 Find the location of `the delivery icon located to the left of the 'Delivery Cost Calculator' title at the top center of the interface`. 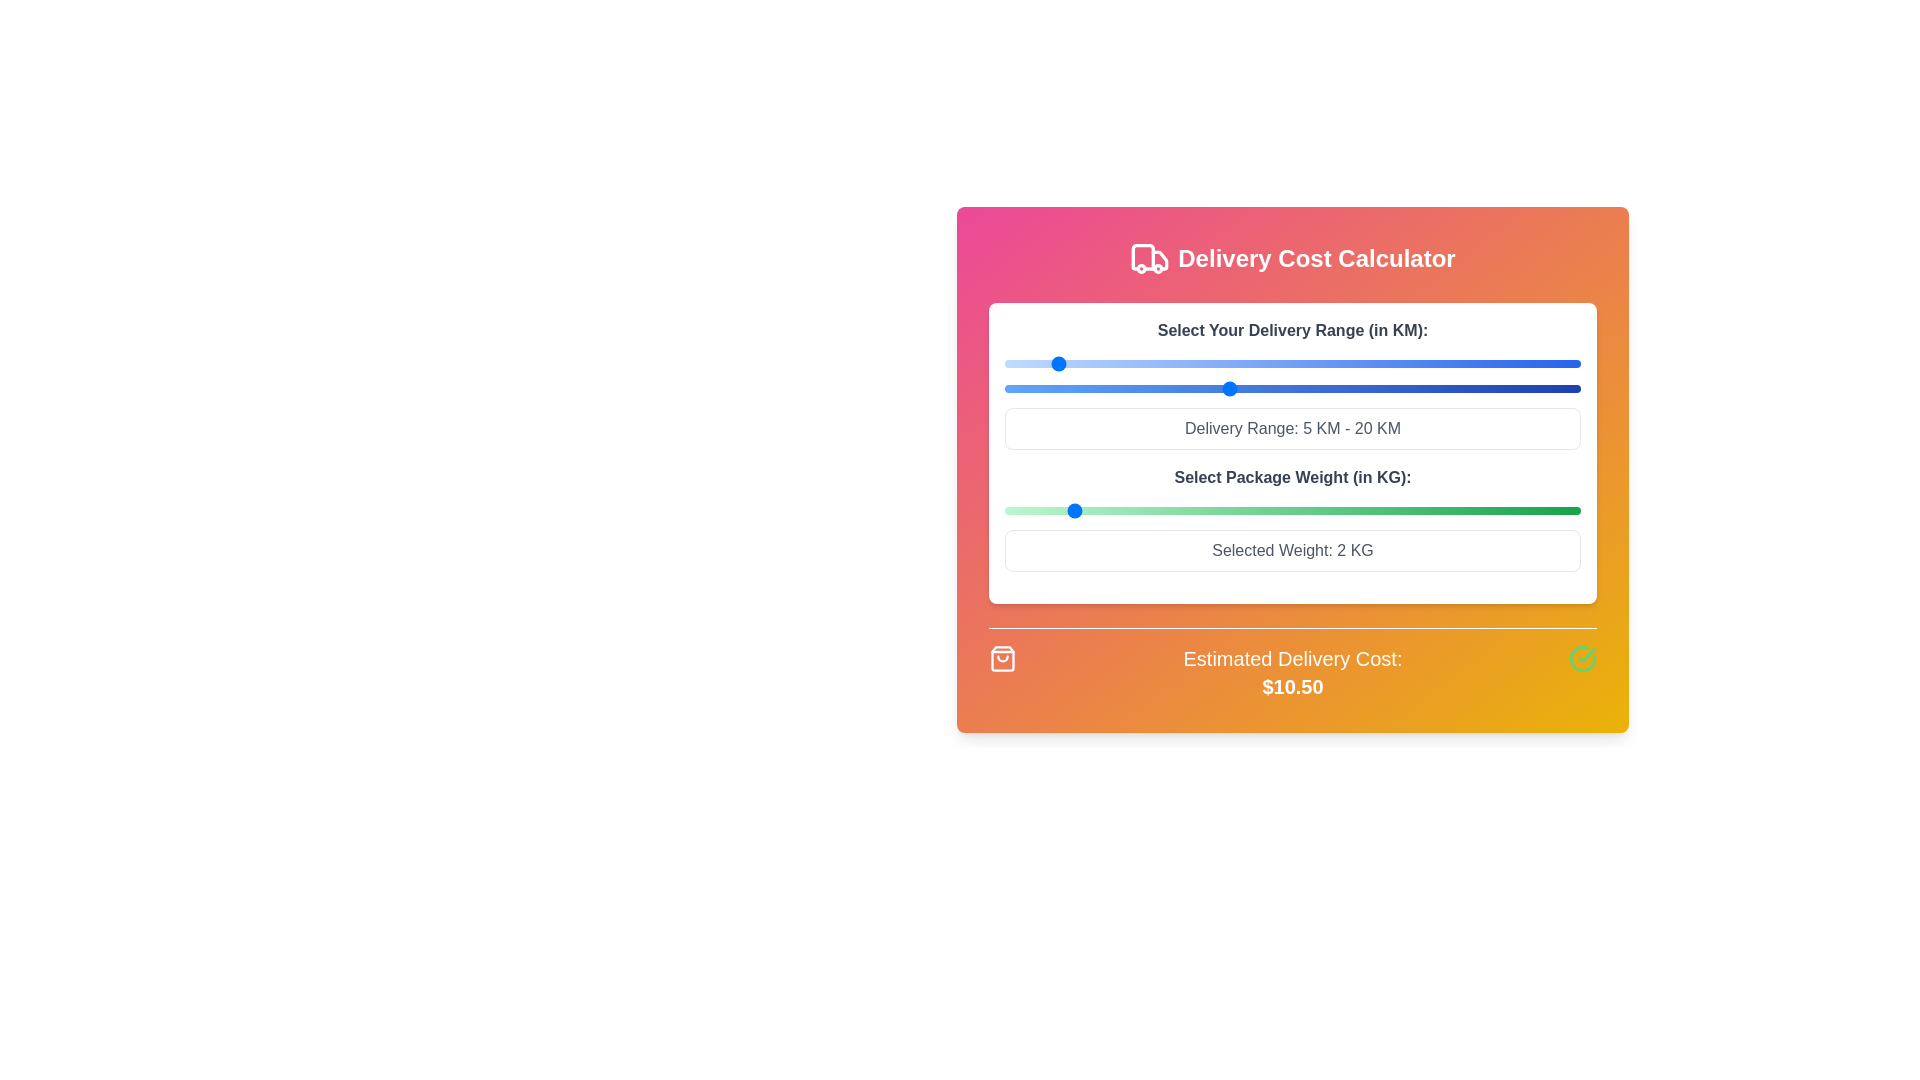

the delivery icon located to the left of the 'Delivery Cost Calculator' title at the top center of the interface is located at coordinates (1150, 257).